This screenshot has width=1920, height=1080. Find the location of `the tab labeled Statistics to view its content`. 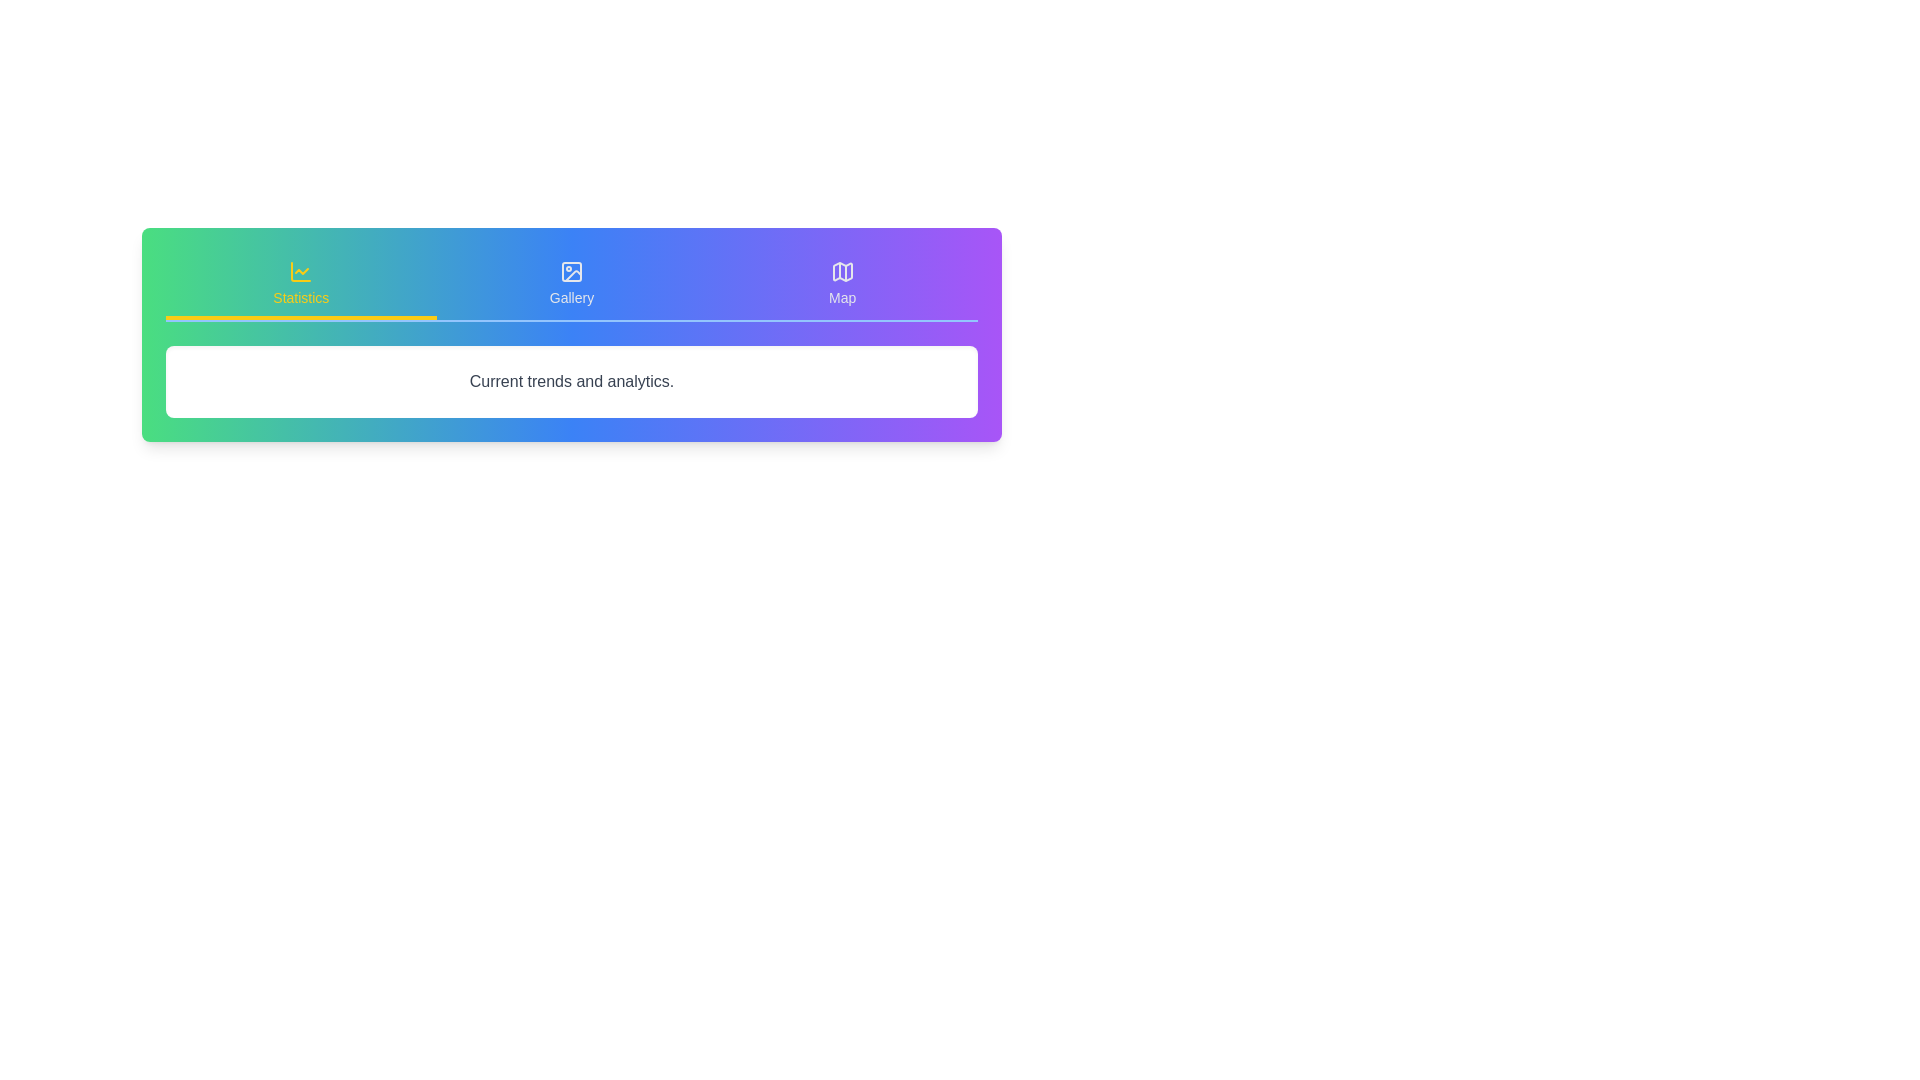

the tab labeled Statistics to view its content is located at coordinates (300, 285).